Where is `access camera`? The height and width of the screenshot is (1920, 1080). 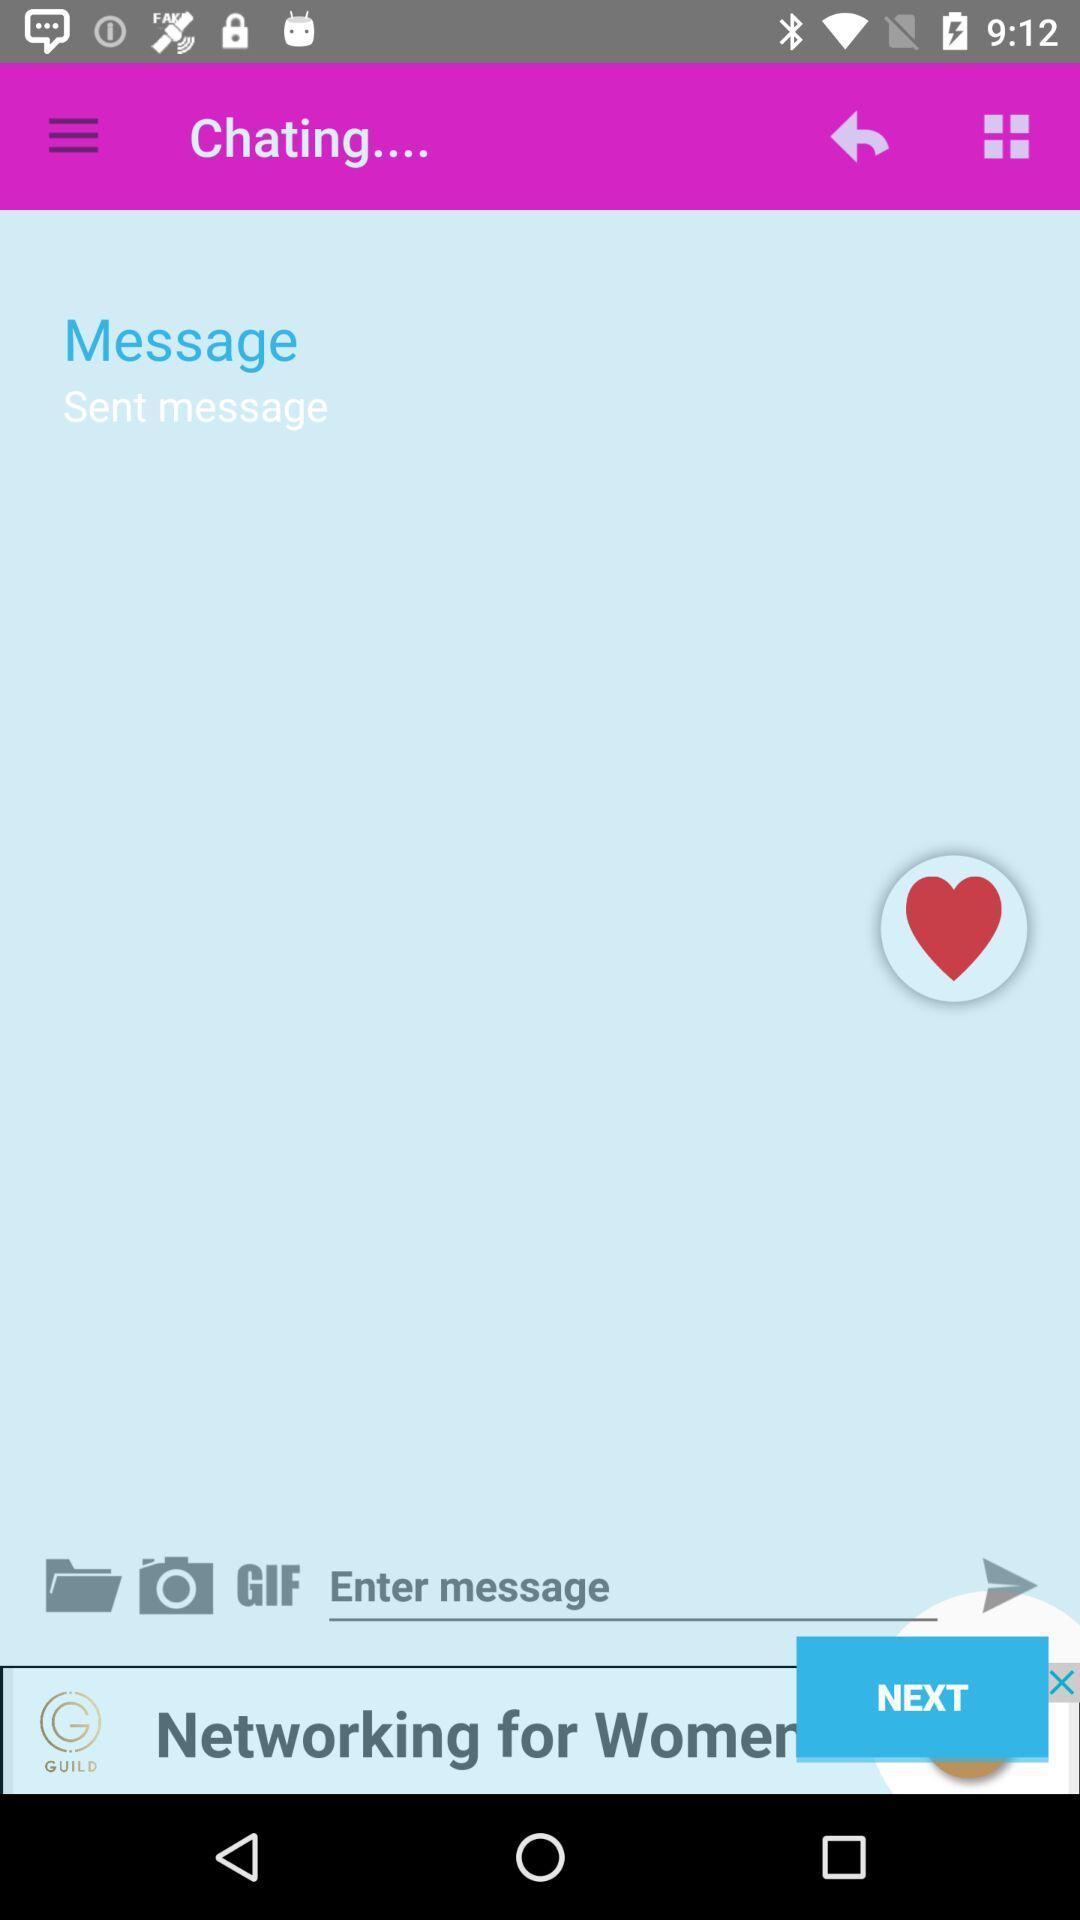 access camera is located at coordinates (180, 1584).